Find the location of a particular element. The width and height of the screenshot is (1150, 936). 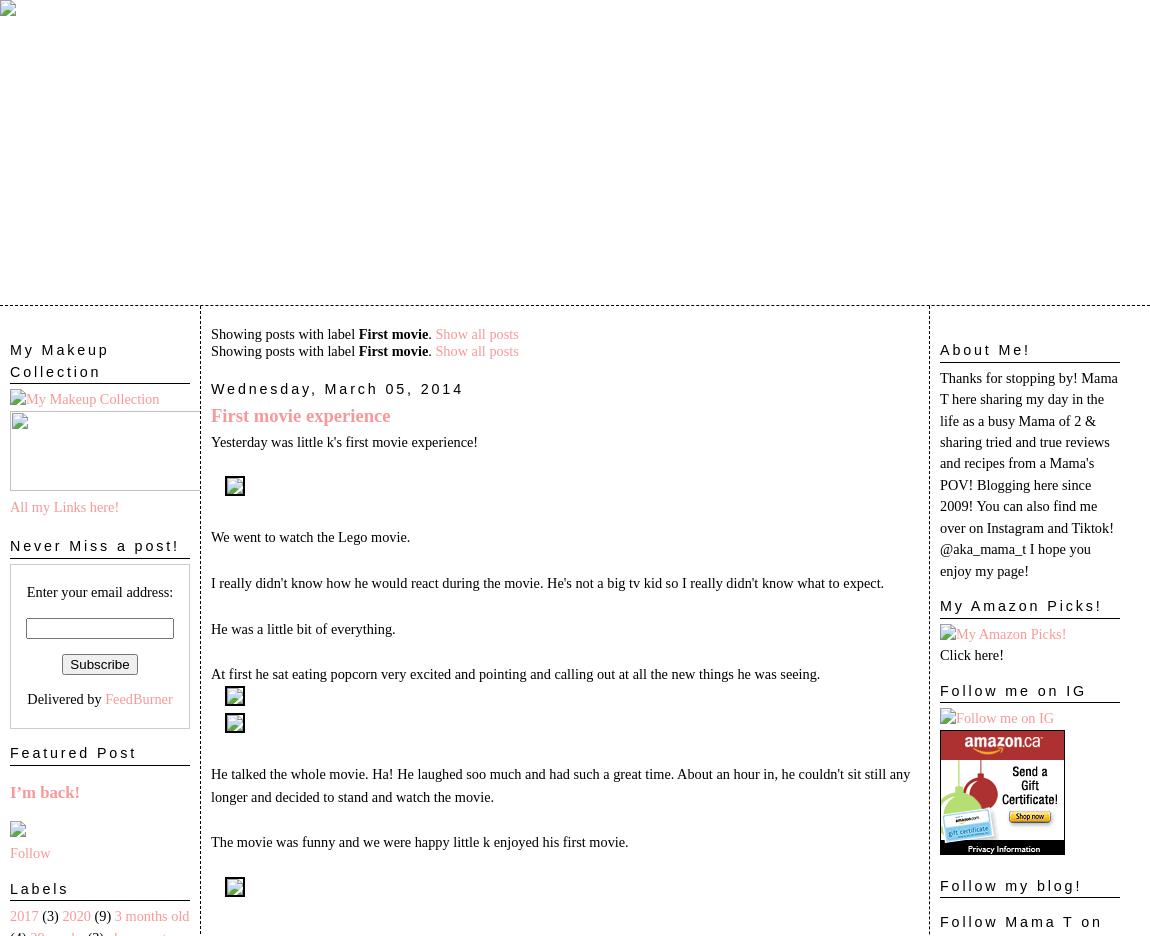

'2017' is located at coordinates (23, 915).